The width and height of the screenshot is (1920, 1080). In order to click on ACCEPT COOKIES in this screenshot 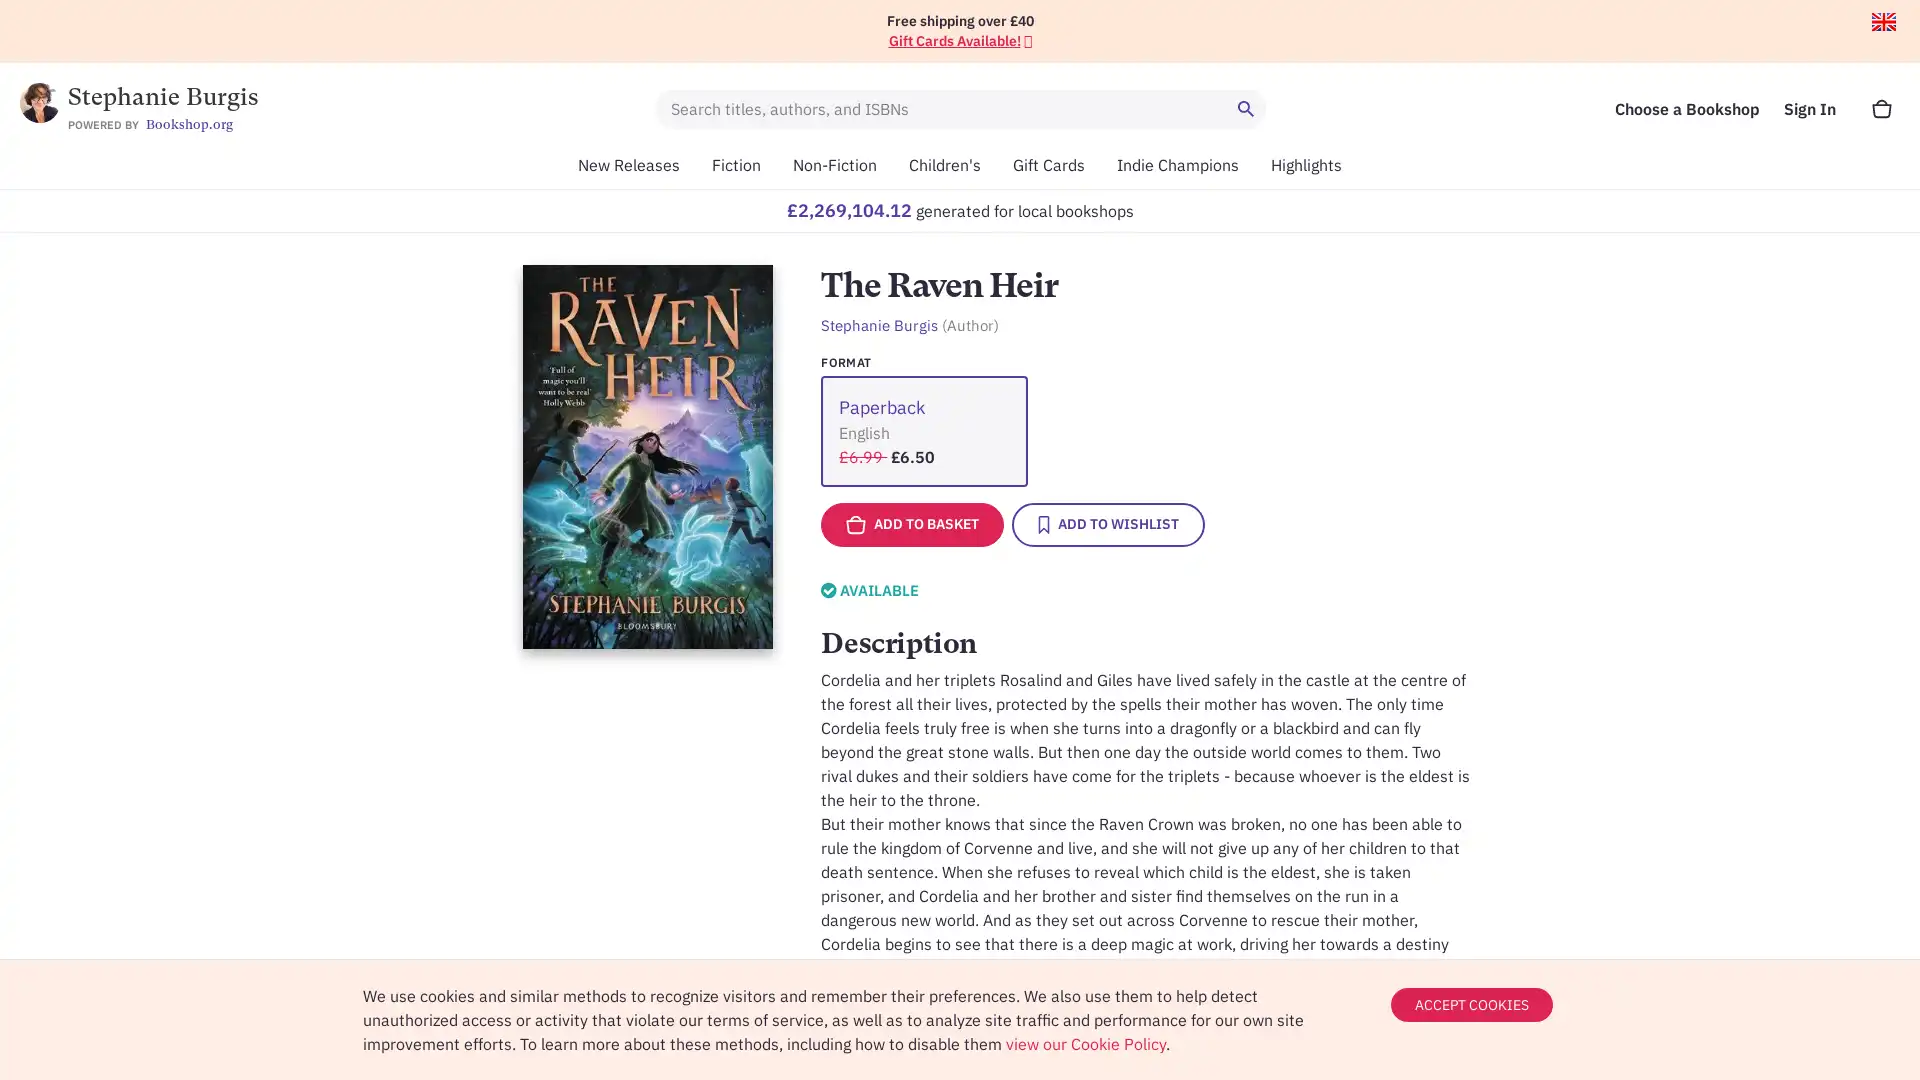, I will do `click(1470, 1004)`.